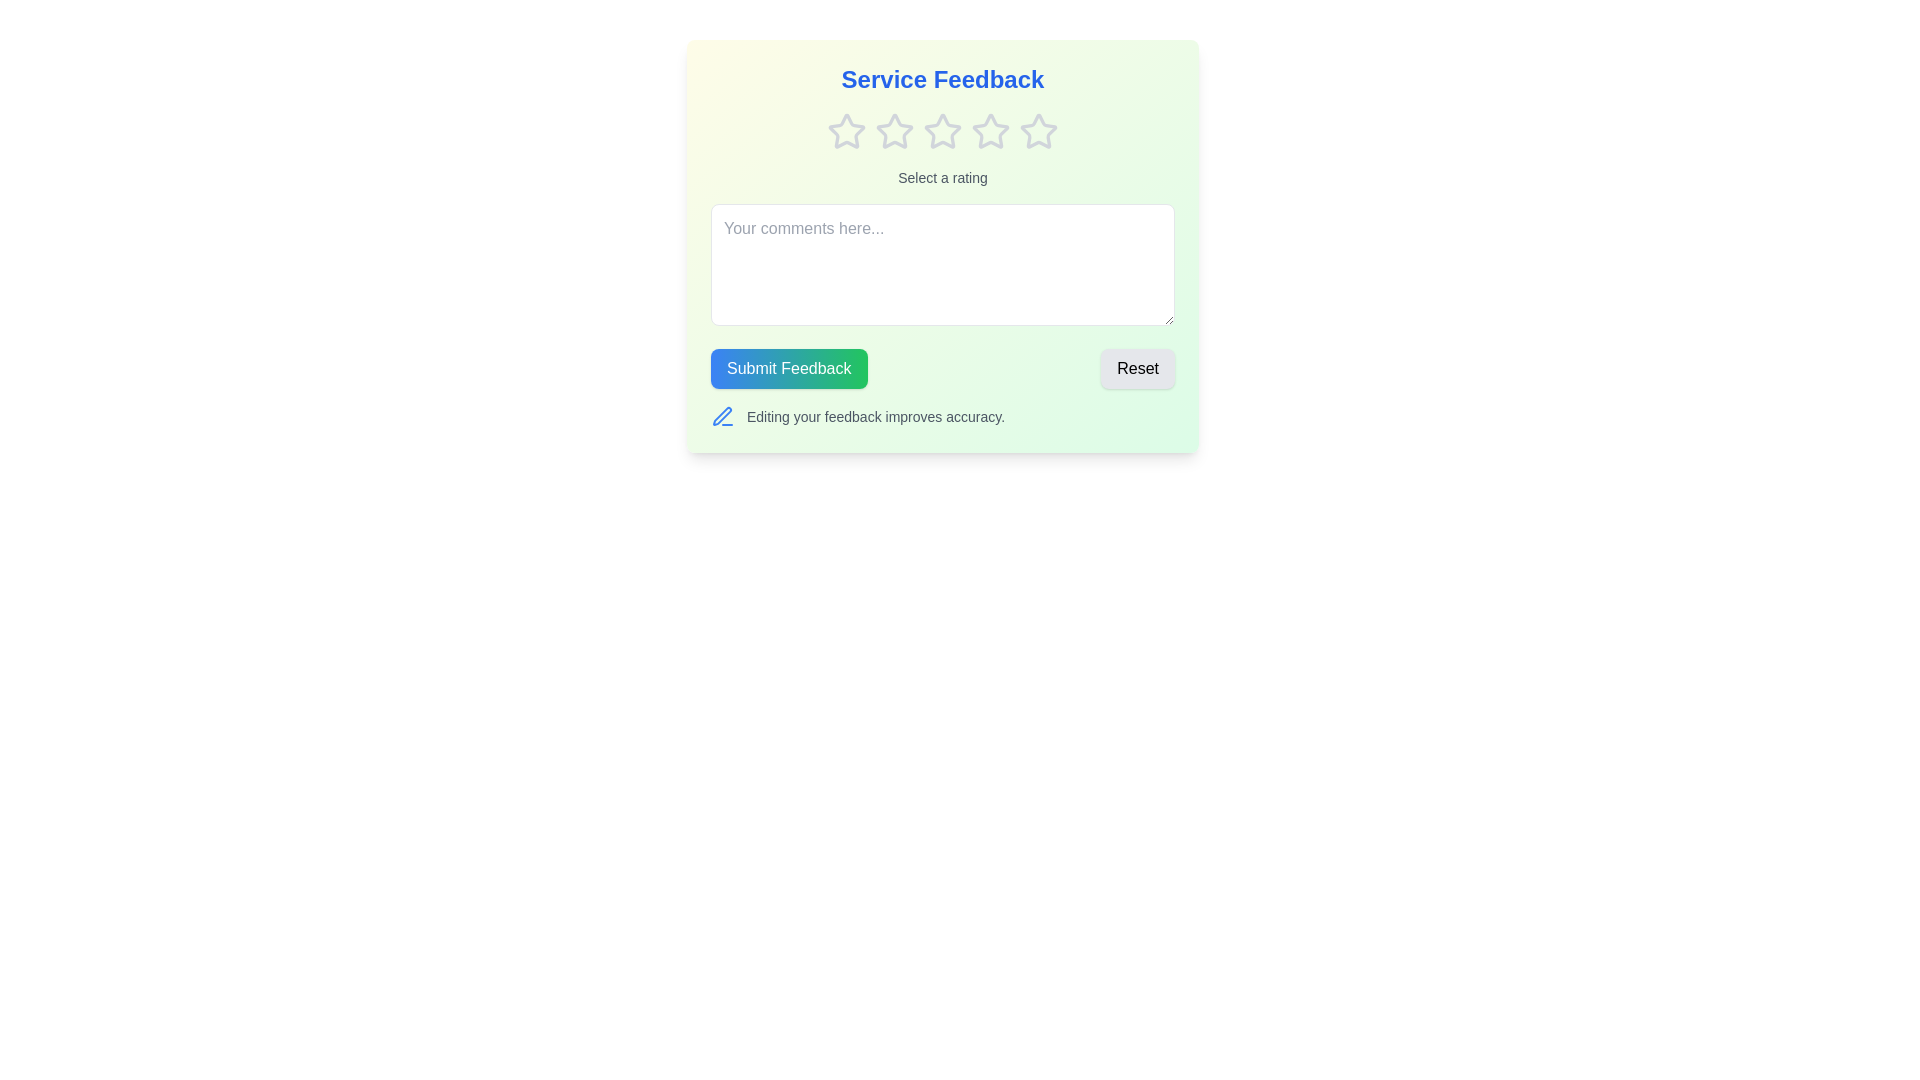  What do you see at coordinates (941, 415) in the screenshot?
I see `the informational message with a pen icon that reads 'Editing your feedback improves accuracy.' located below the 'Submit Feedback' and 'Reset' buttons` at bounding box center [941, 415].